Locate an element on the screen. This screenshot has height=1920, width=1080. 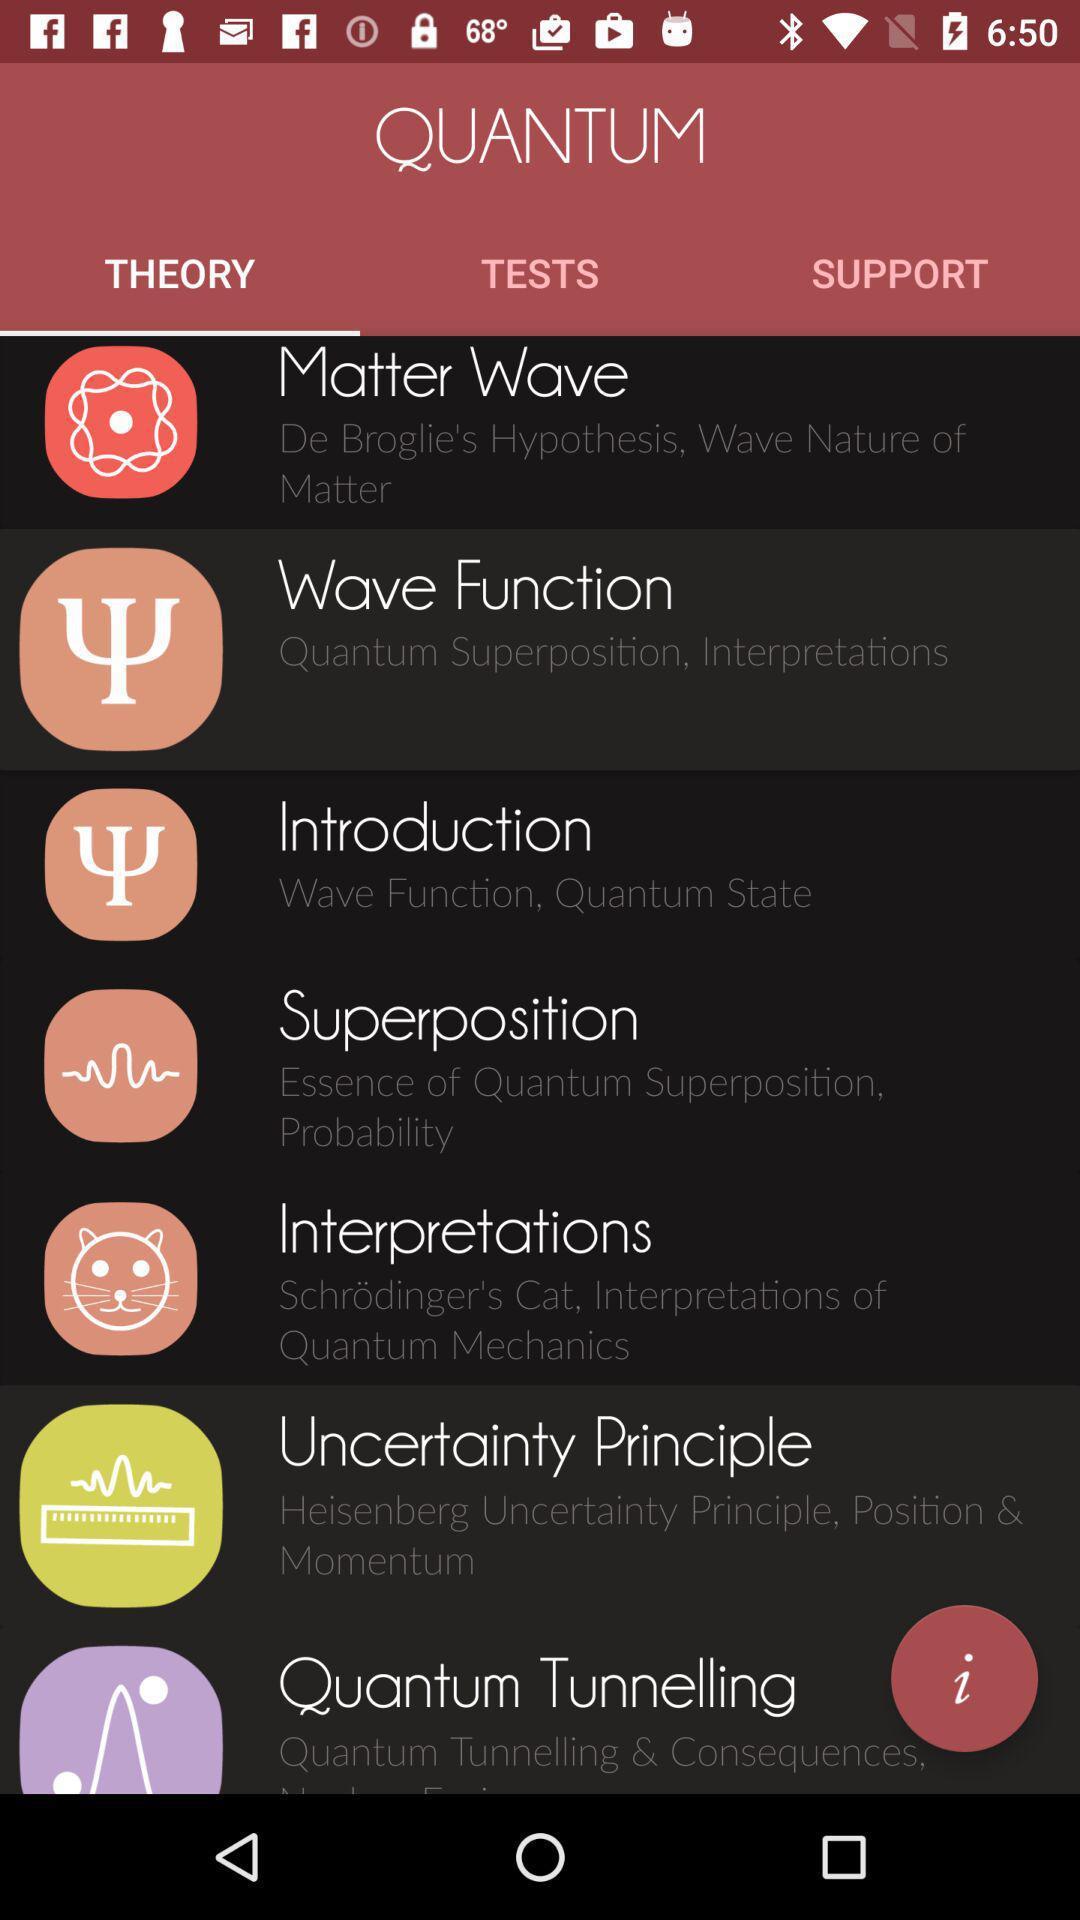
the icon to the left of matter wave is located at coordinates (120, 421).